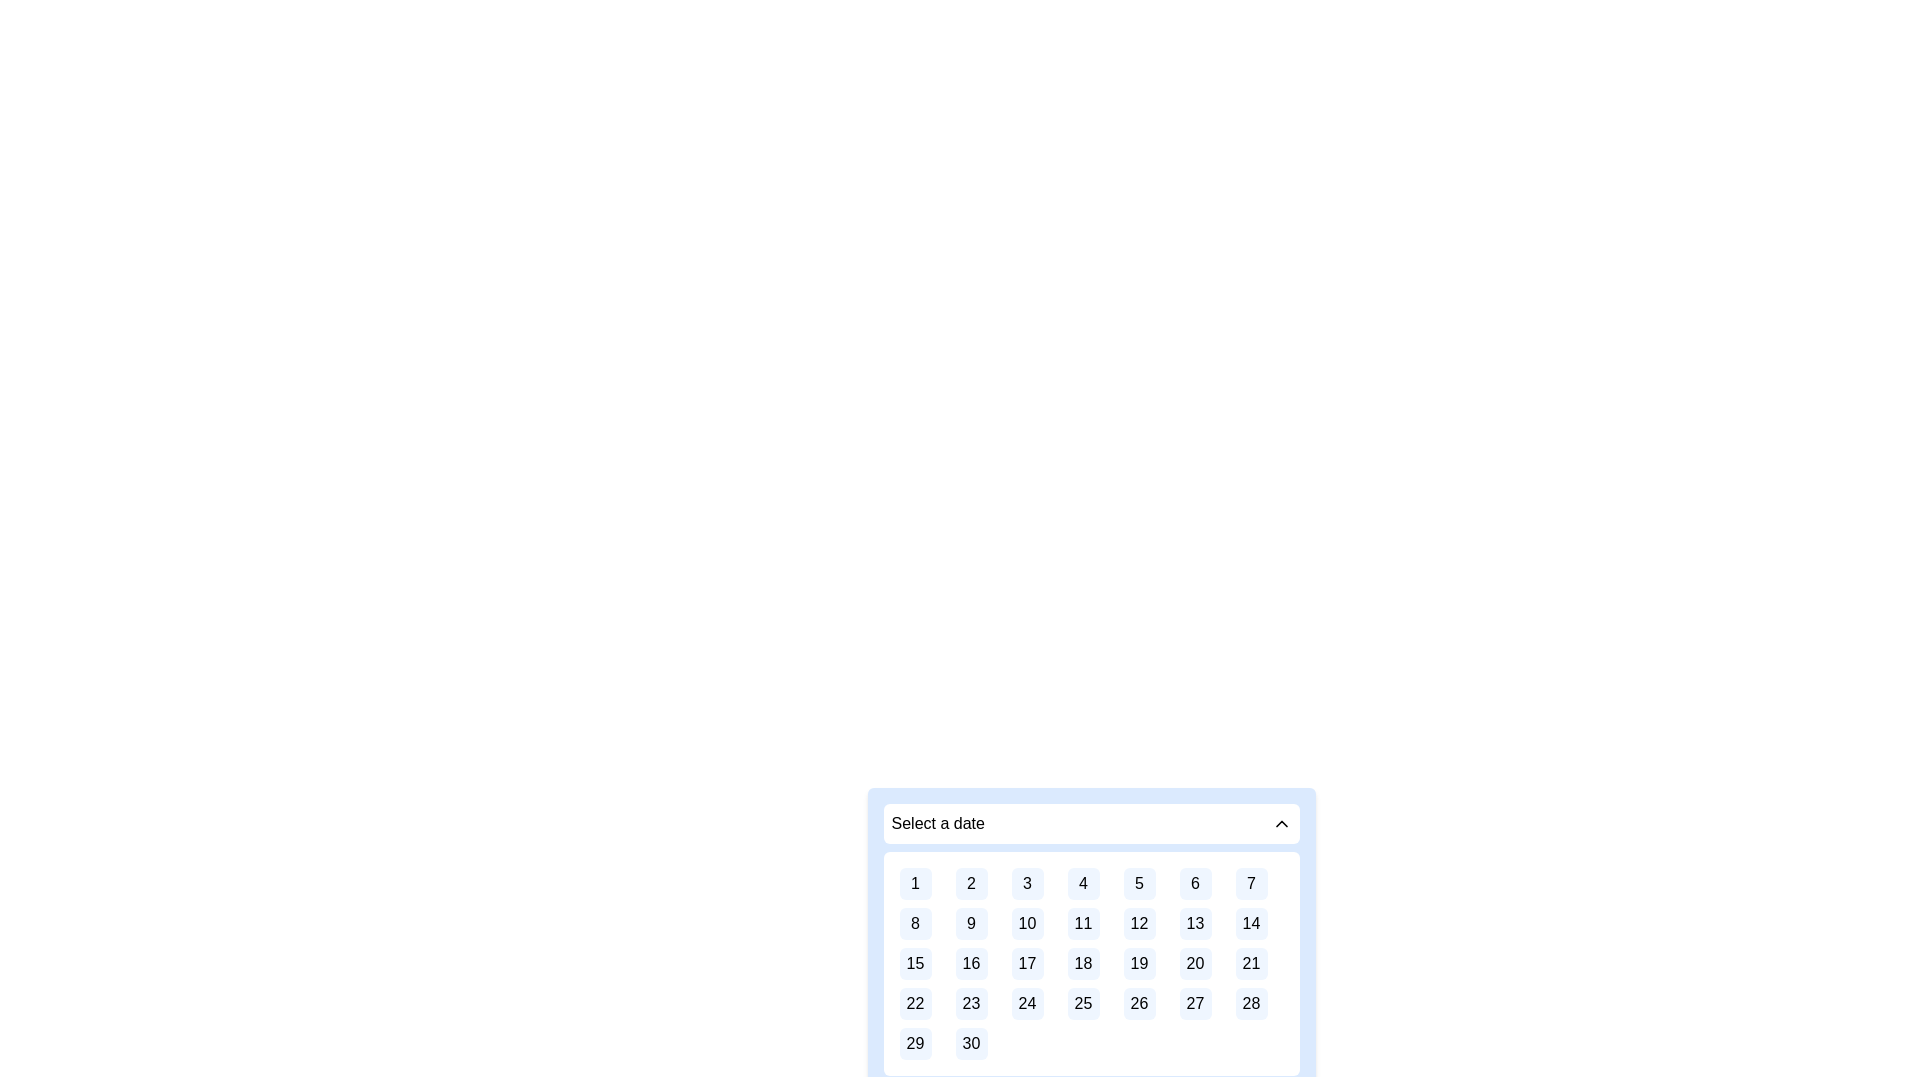  I want to click on the button representing the numerical day '5' in the calendar date-picker interface, so click(1139, 882).